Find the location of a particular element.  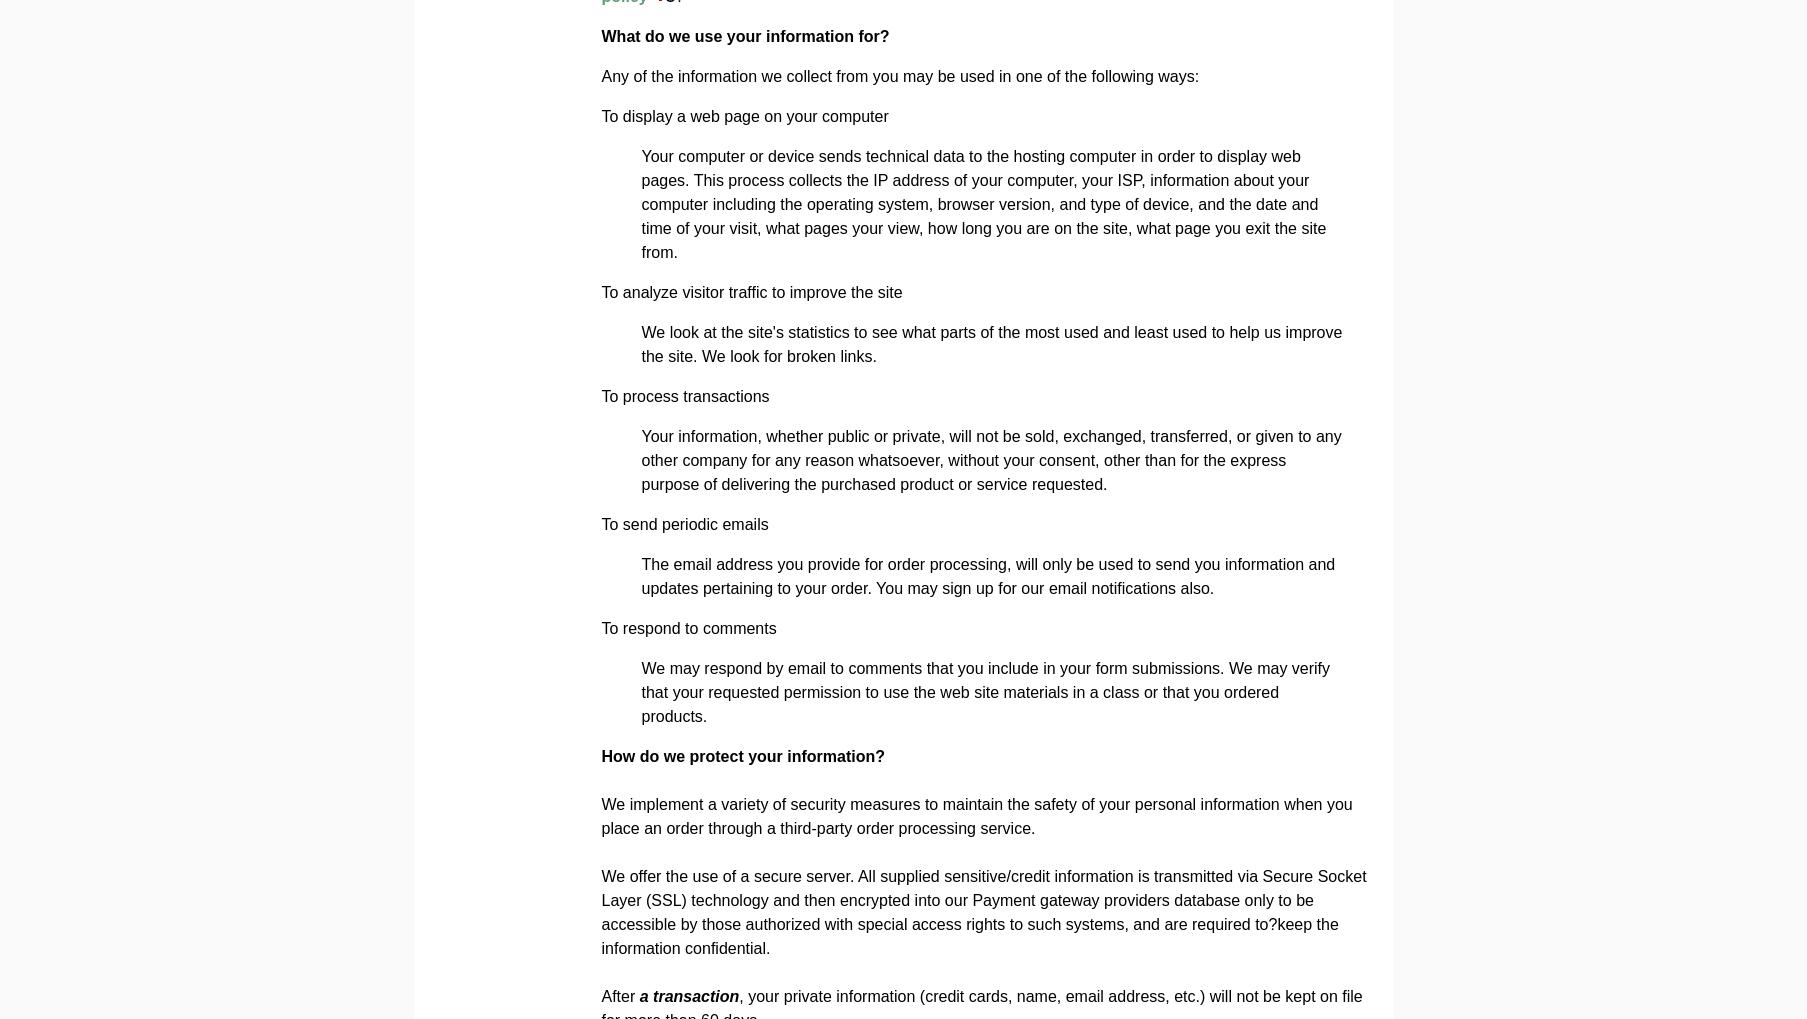

'What do we use your information for?' is located at coordinates (745, 35).